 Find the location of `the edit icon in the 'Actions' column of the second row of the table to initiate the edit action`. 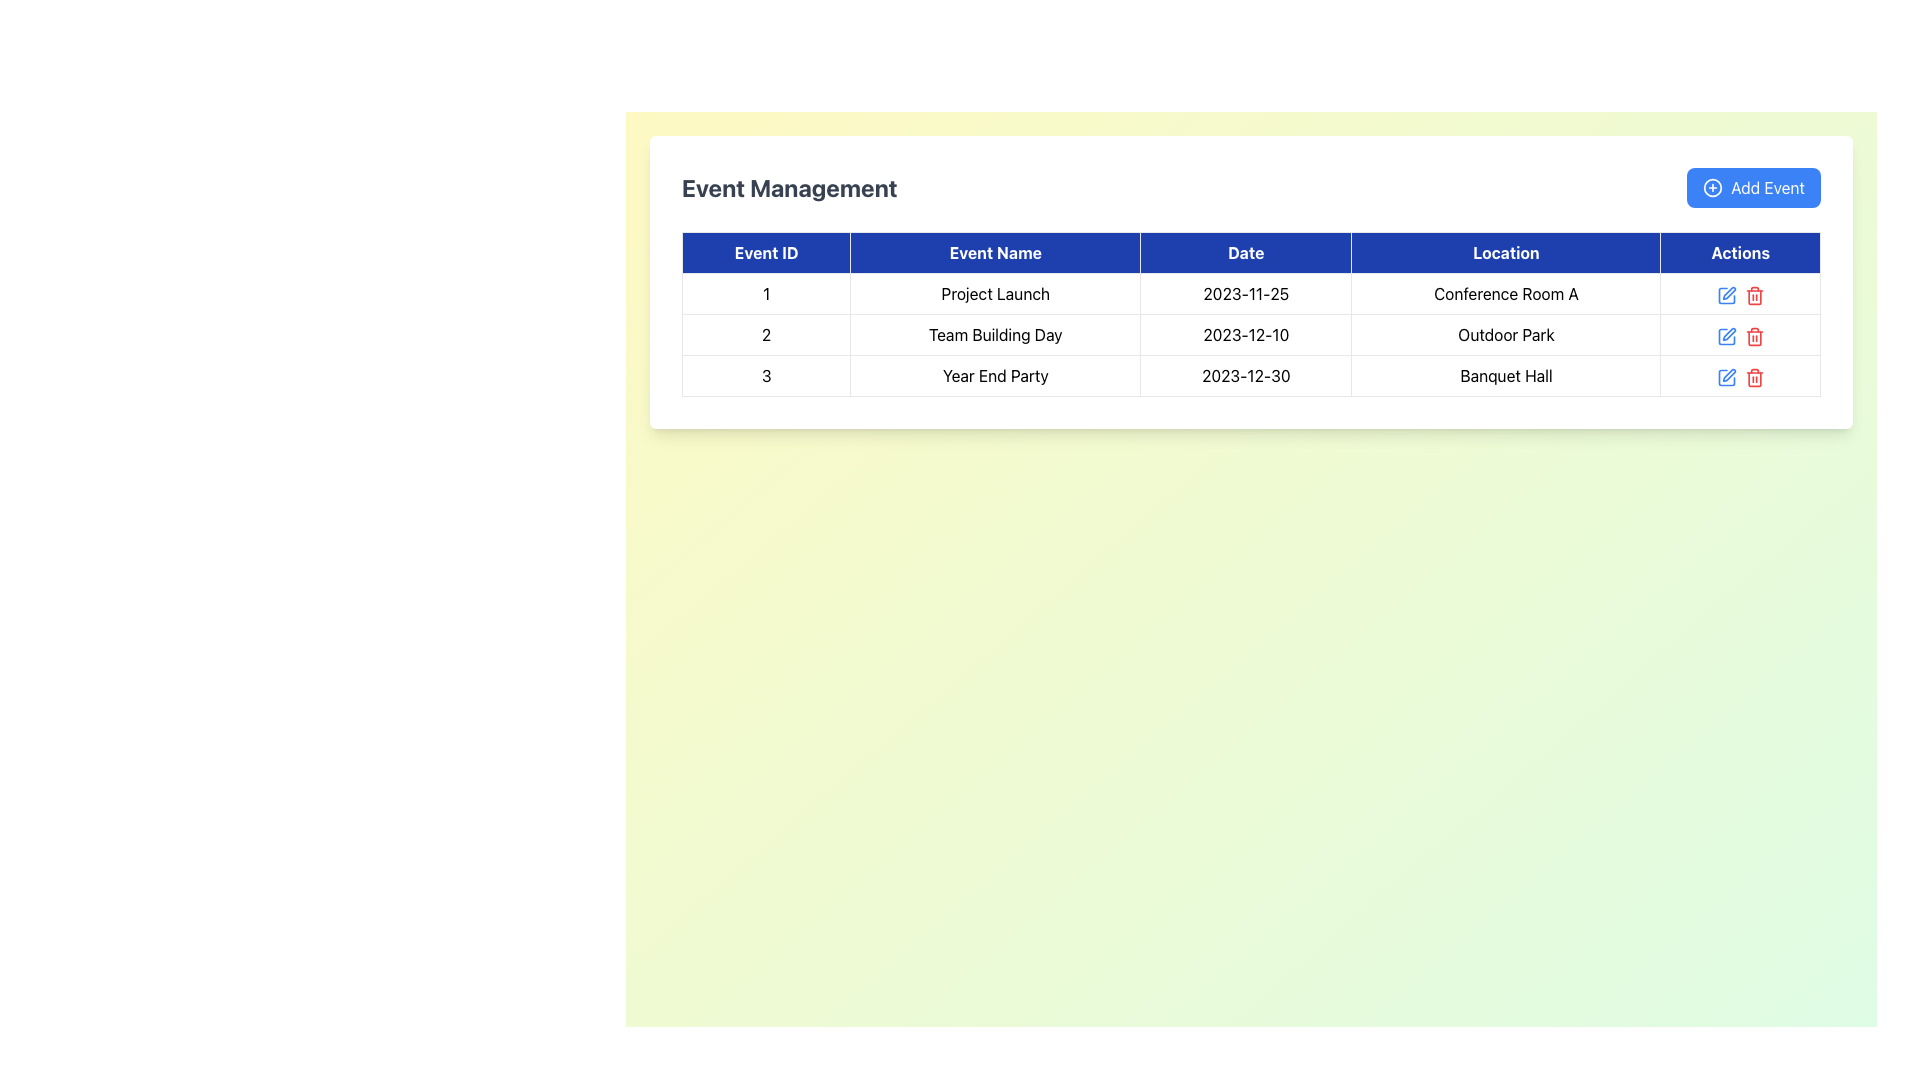

the edit icon in the 'Actions' column of the second row of the table to initiate the edit action is located at coordinates (1728, 333).